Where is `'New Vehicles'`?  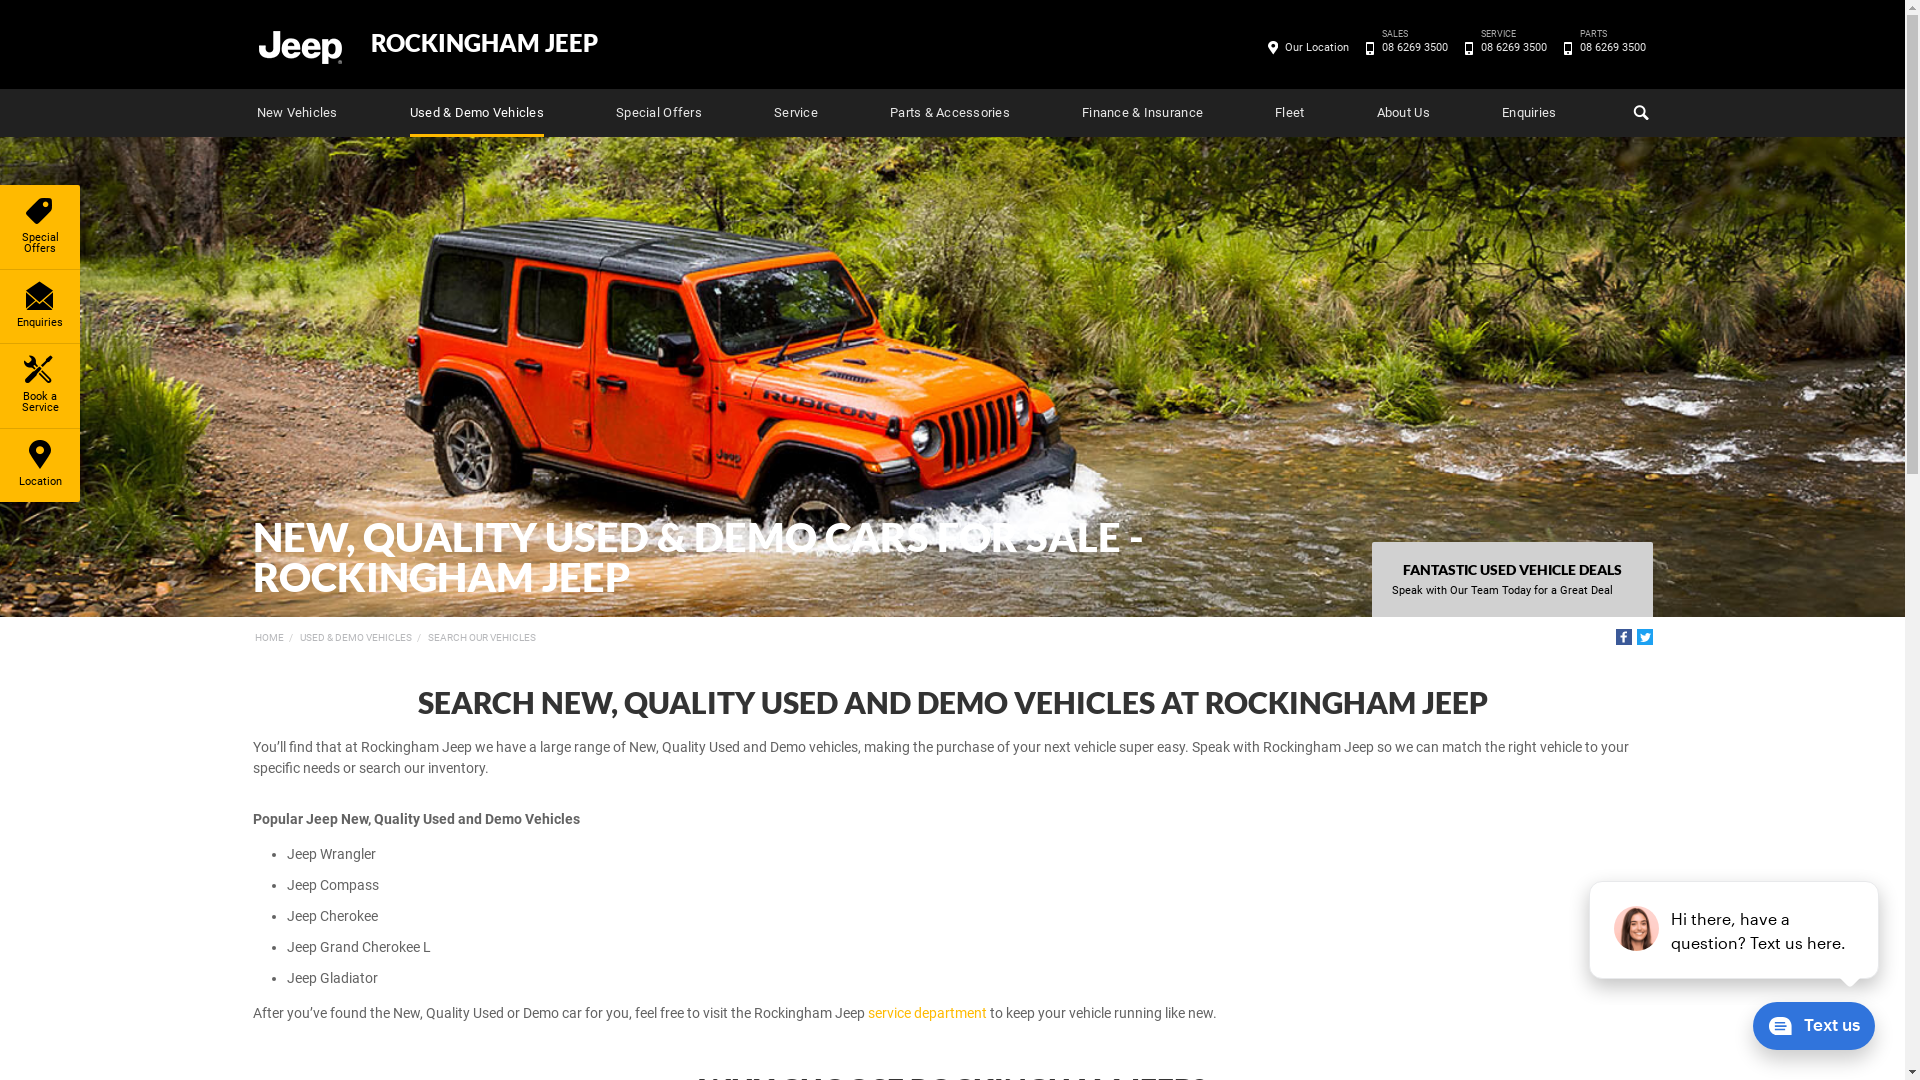 'New Vehicles' is located at coordinates (295, 112).